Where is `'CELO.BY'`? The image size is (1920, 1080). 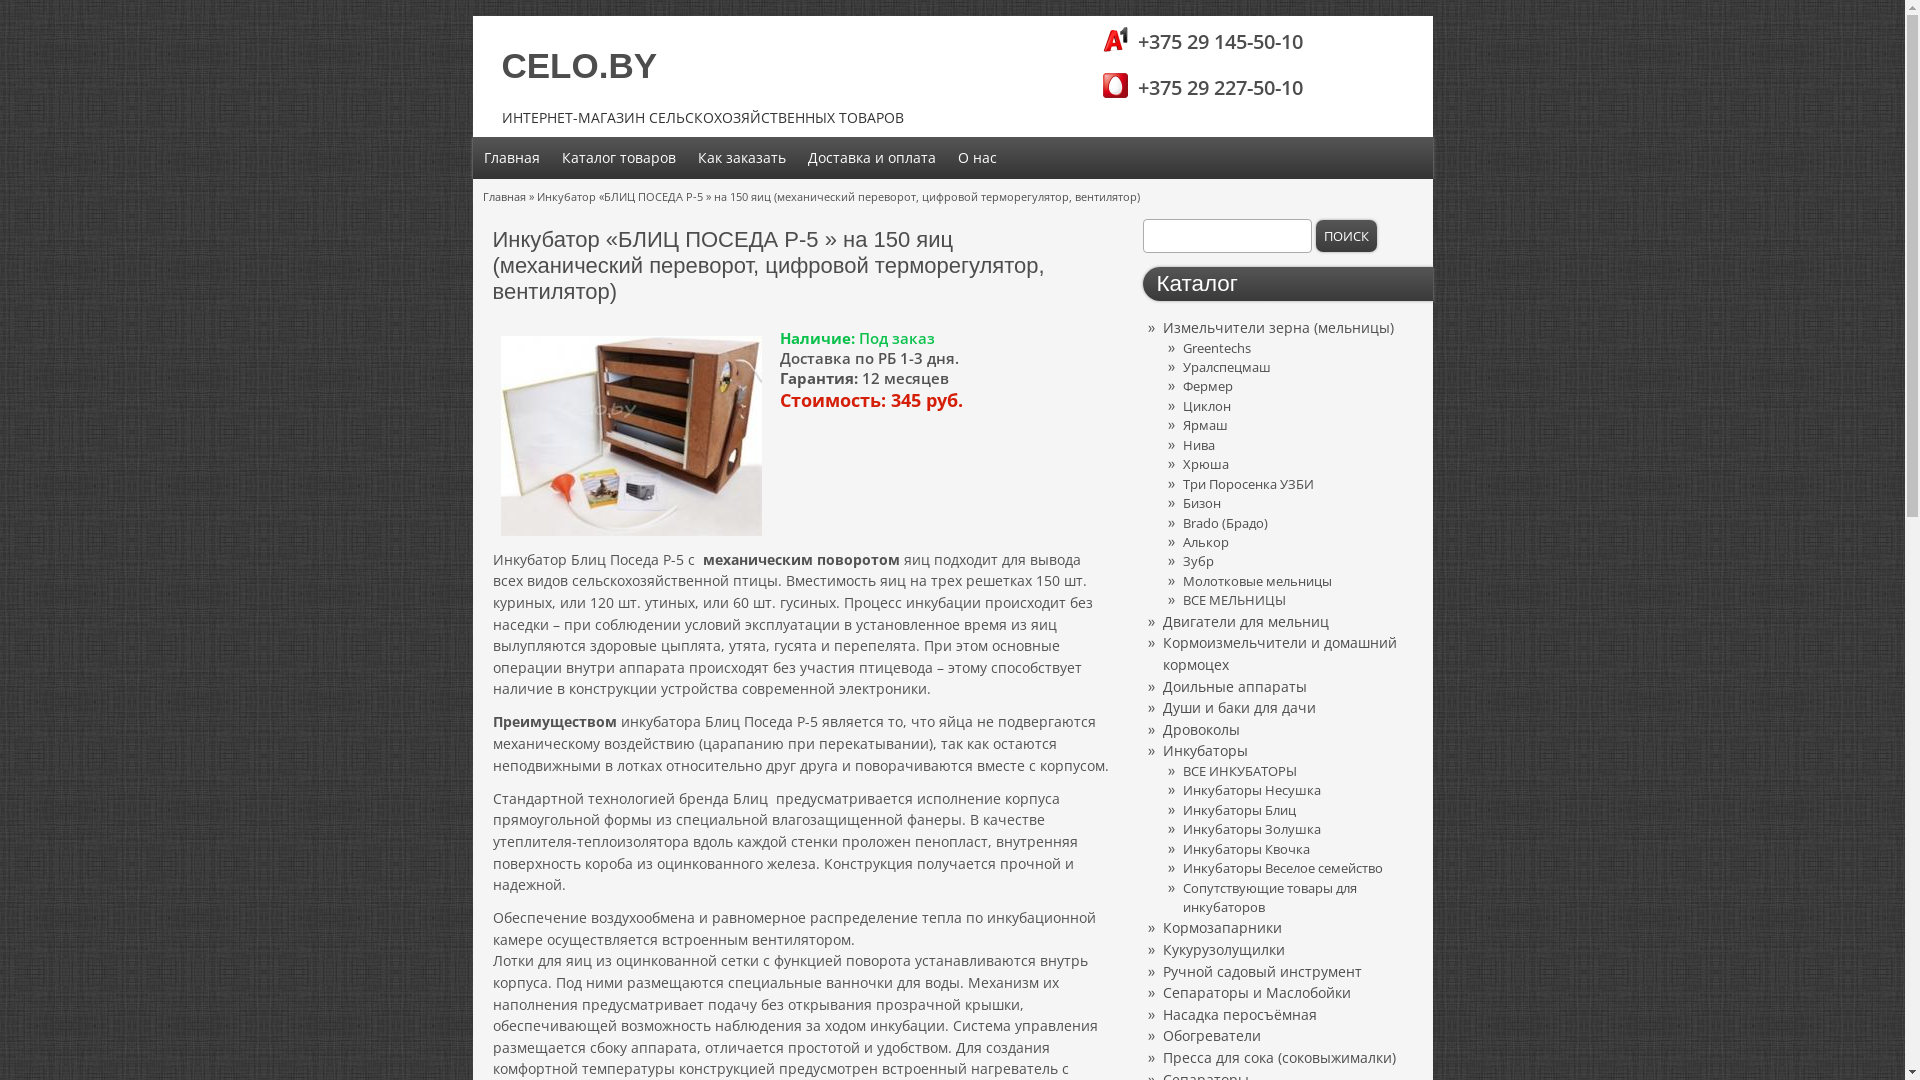
'CELO.BY' is located at coordinates (579, 64).